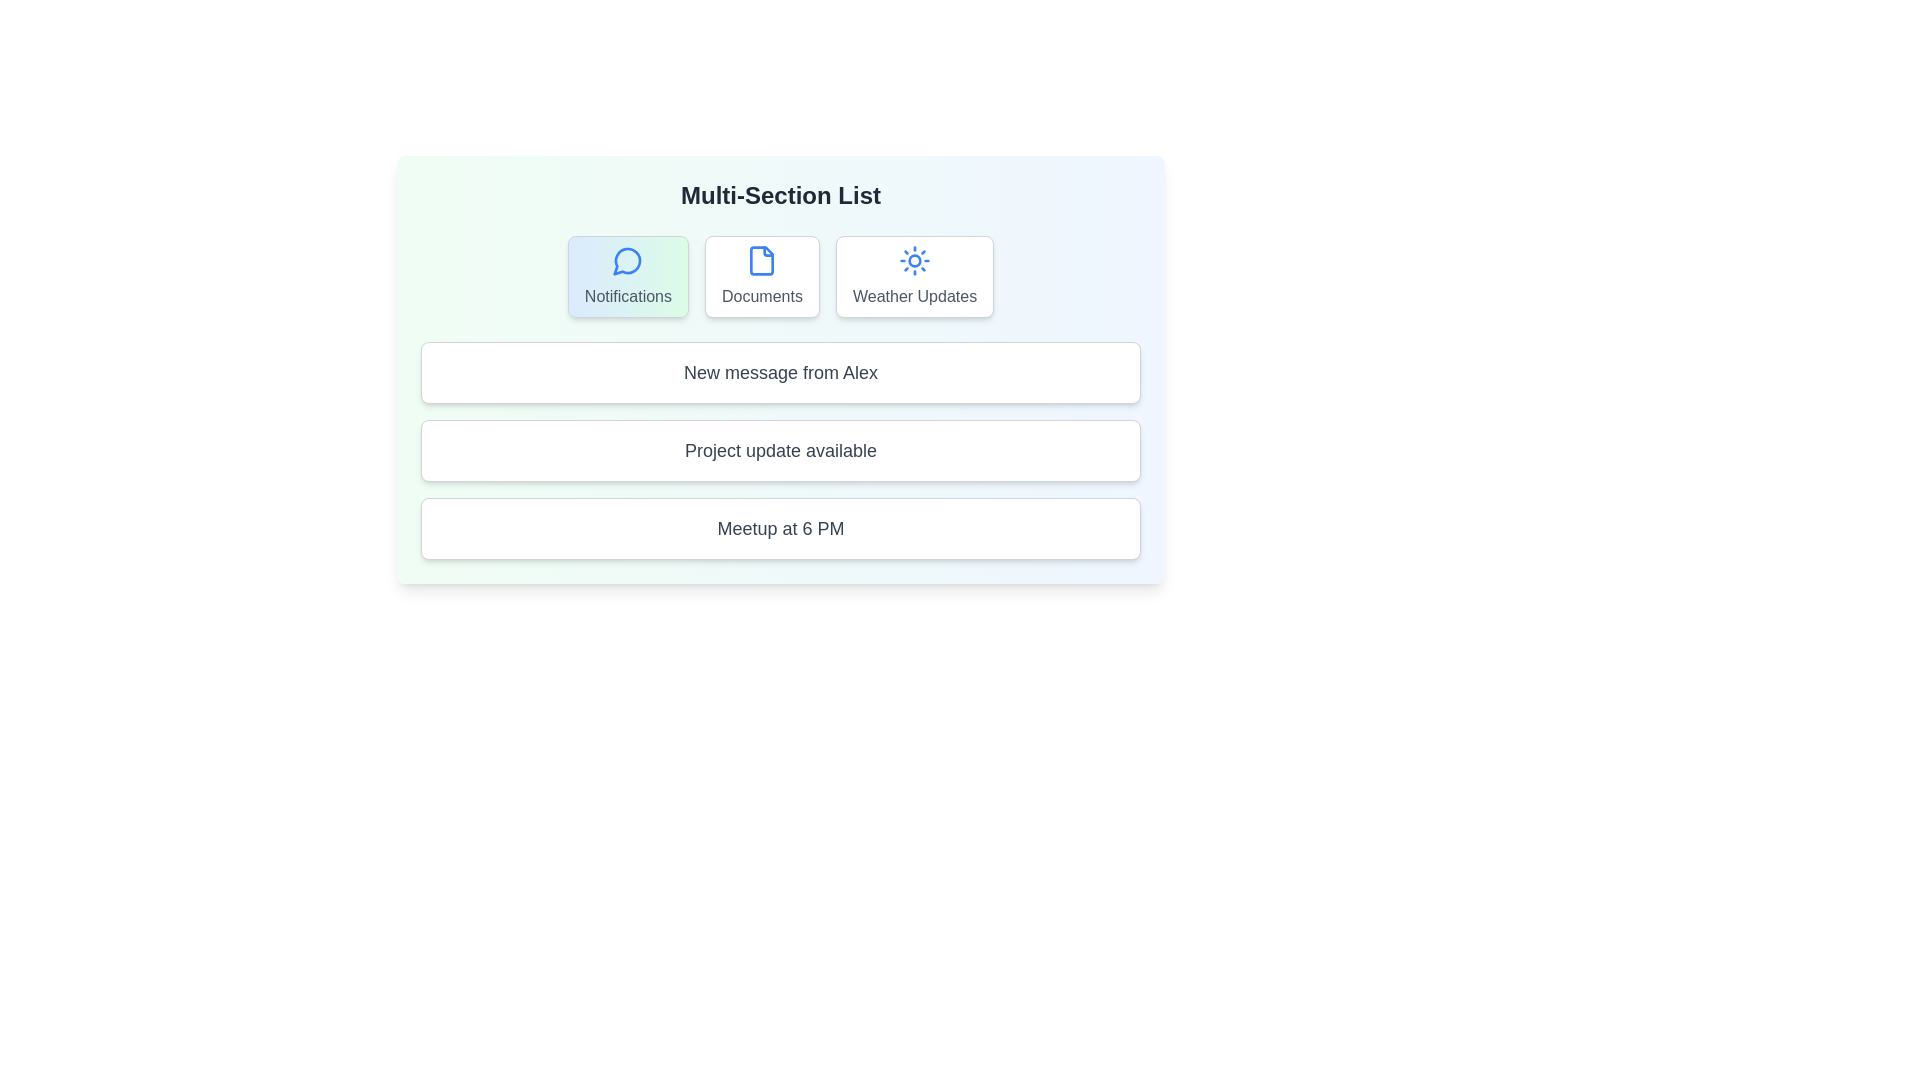 Image resolution: width=1920 pixels, height=1080 pixels. Describe the element at coordinates (627, 277) in the screenshot. I see `the section or item labeled Notifications to observe its hover effect` at that location.